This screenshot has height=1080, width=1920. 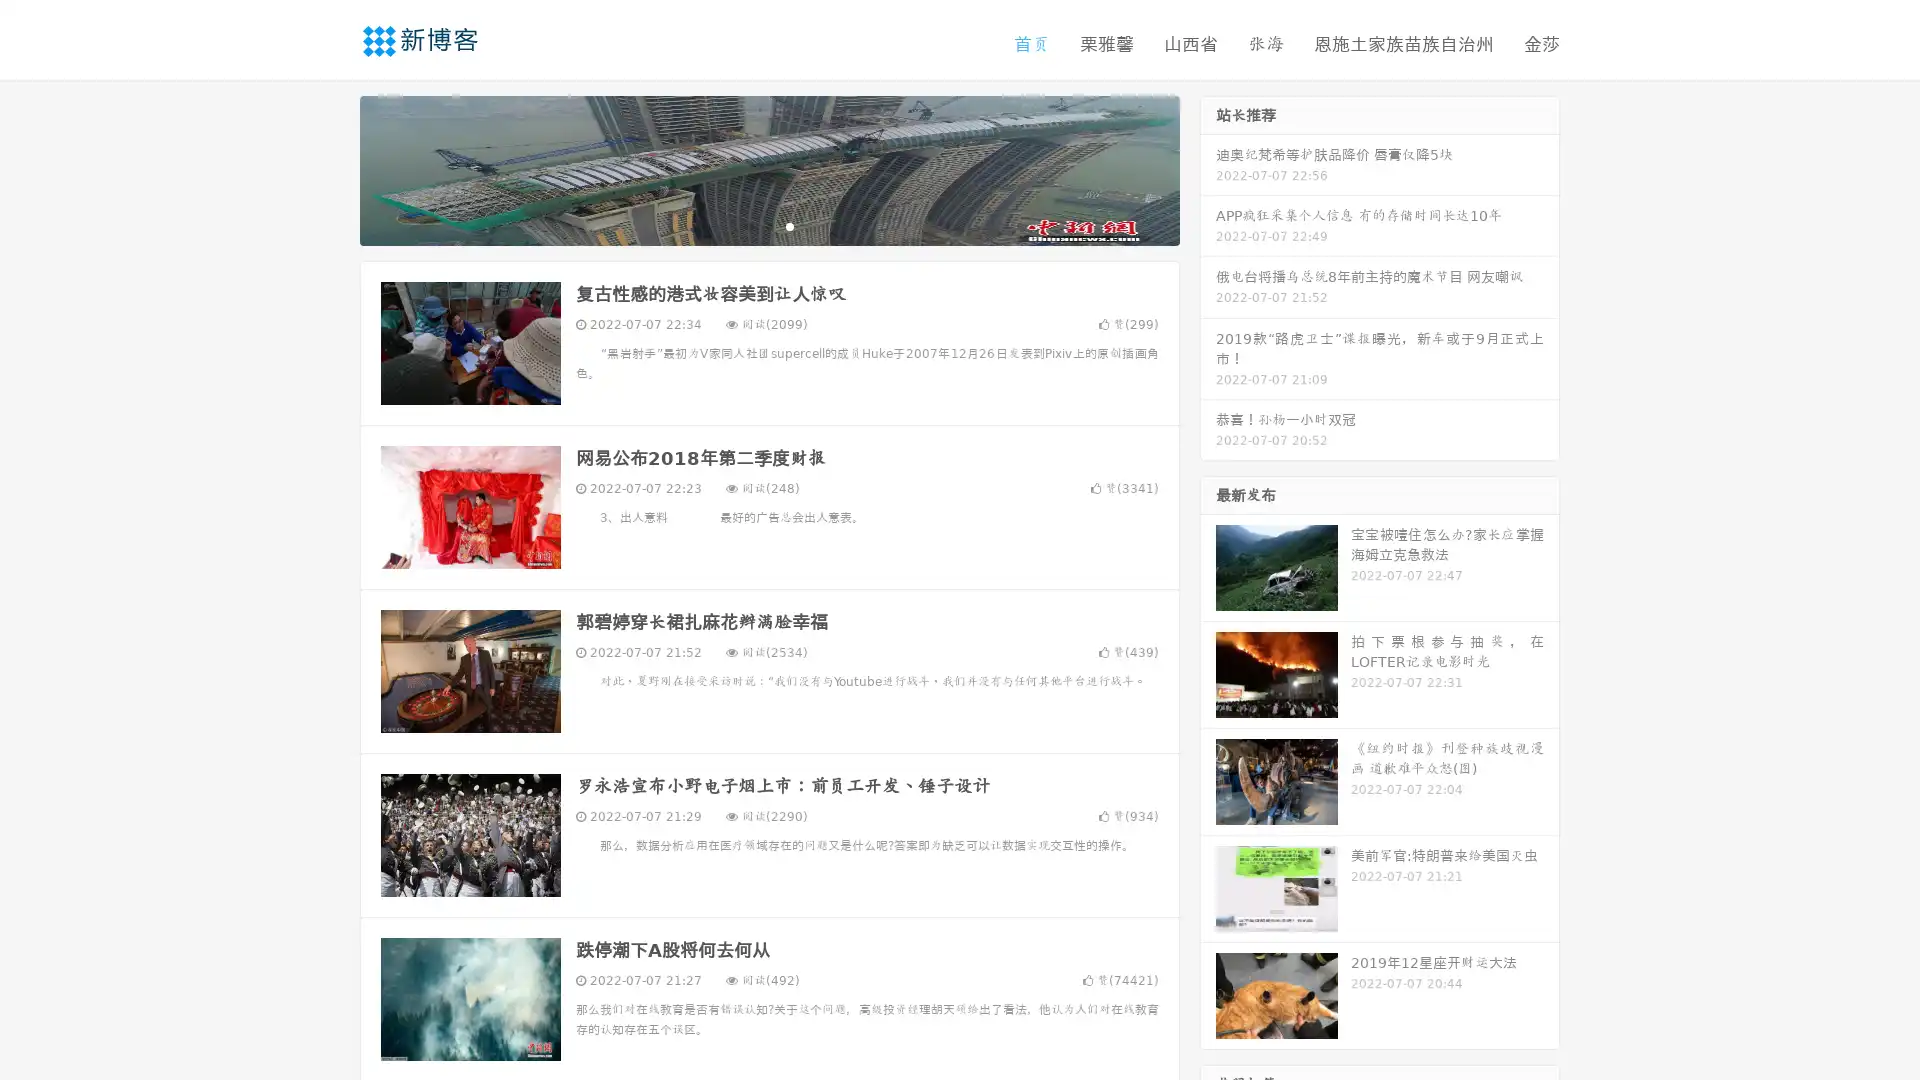 What do you see at coordinates (330, 168) in the screenshot?
I see `Previous slide` at bounding box center [330, 168].